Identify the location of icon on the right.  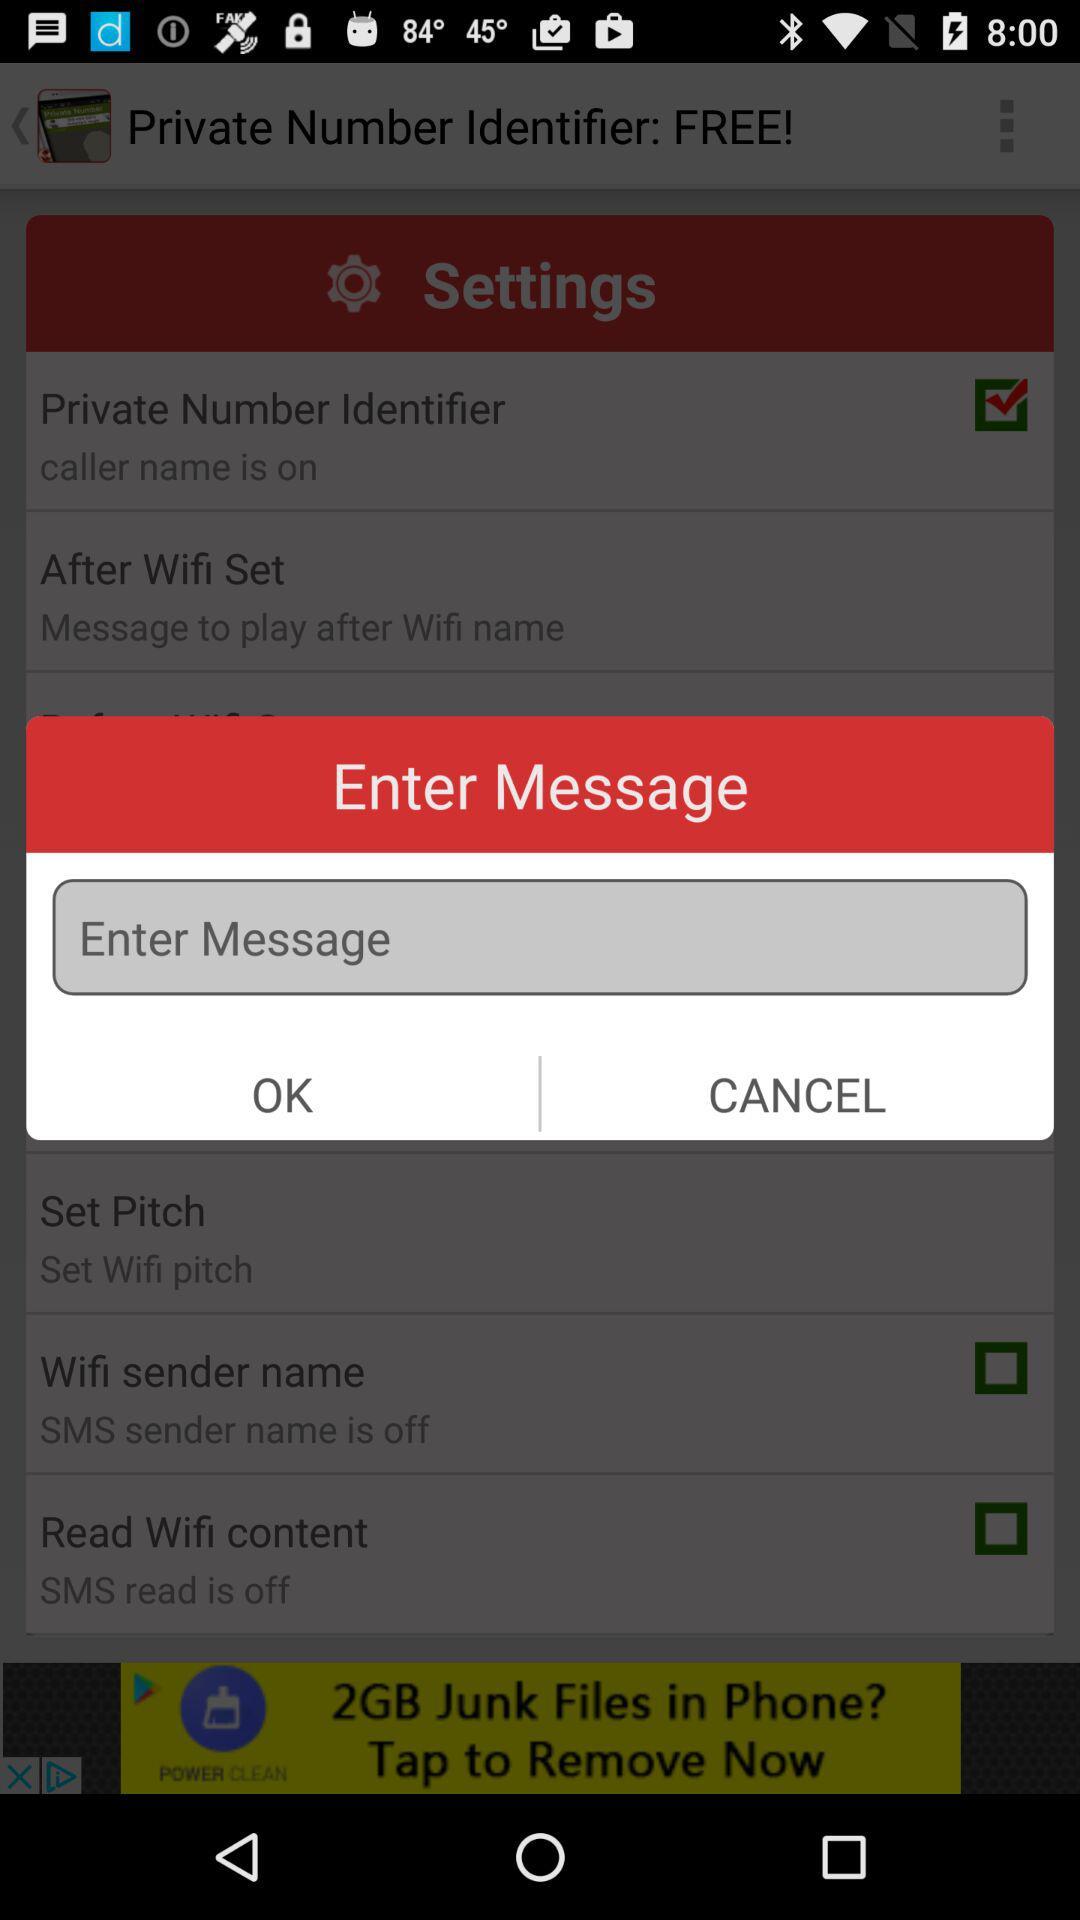
(796, 1092).